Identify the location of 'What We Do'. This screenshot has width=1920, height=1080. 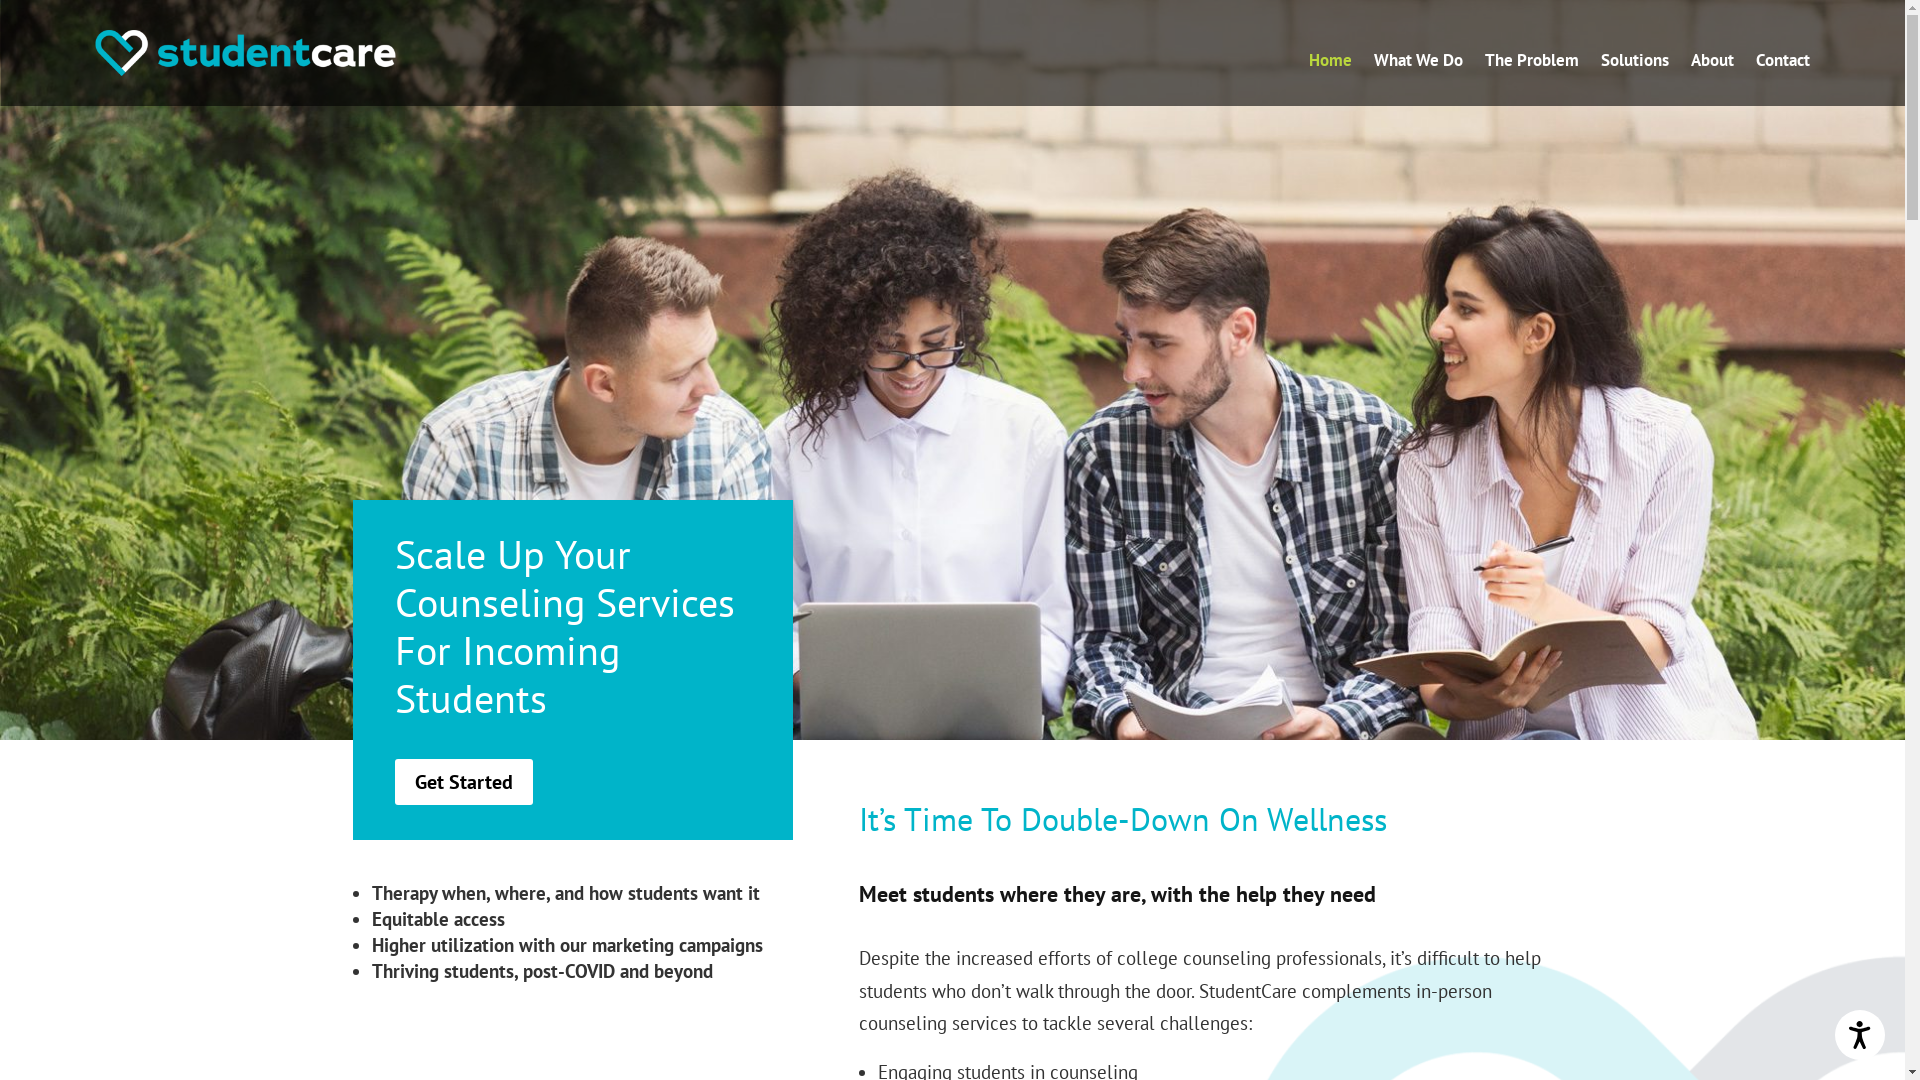
(1372, 63).